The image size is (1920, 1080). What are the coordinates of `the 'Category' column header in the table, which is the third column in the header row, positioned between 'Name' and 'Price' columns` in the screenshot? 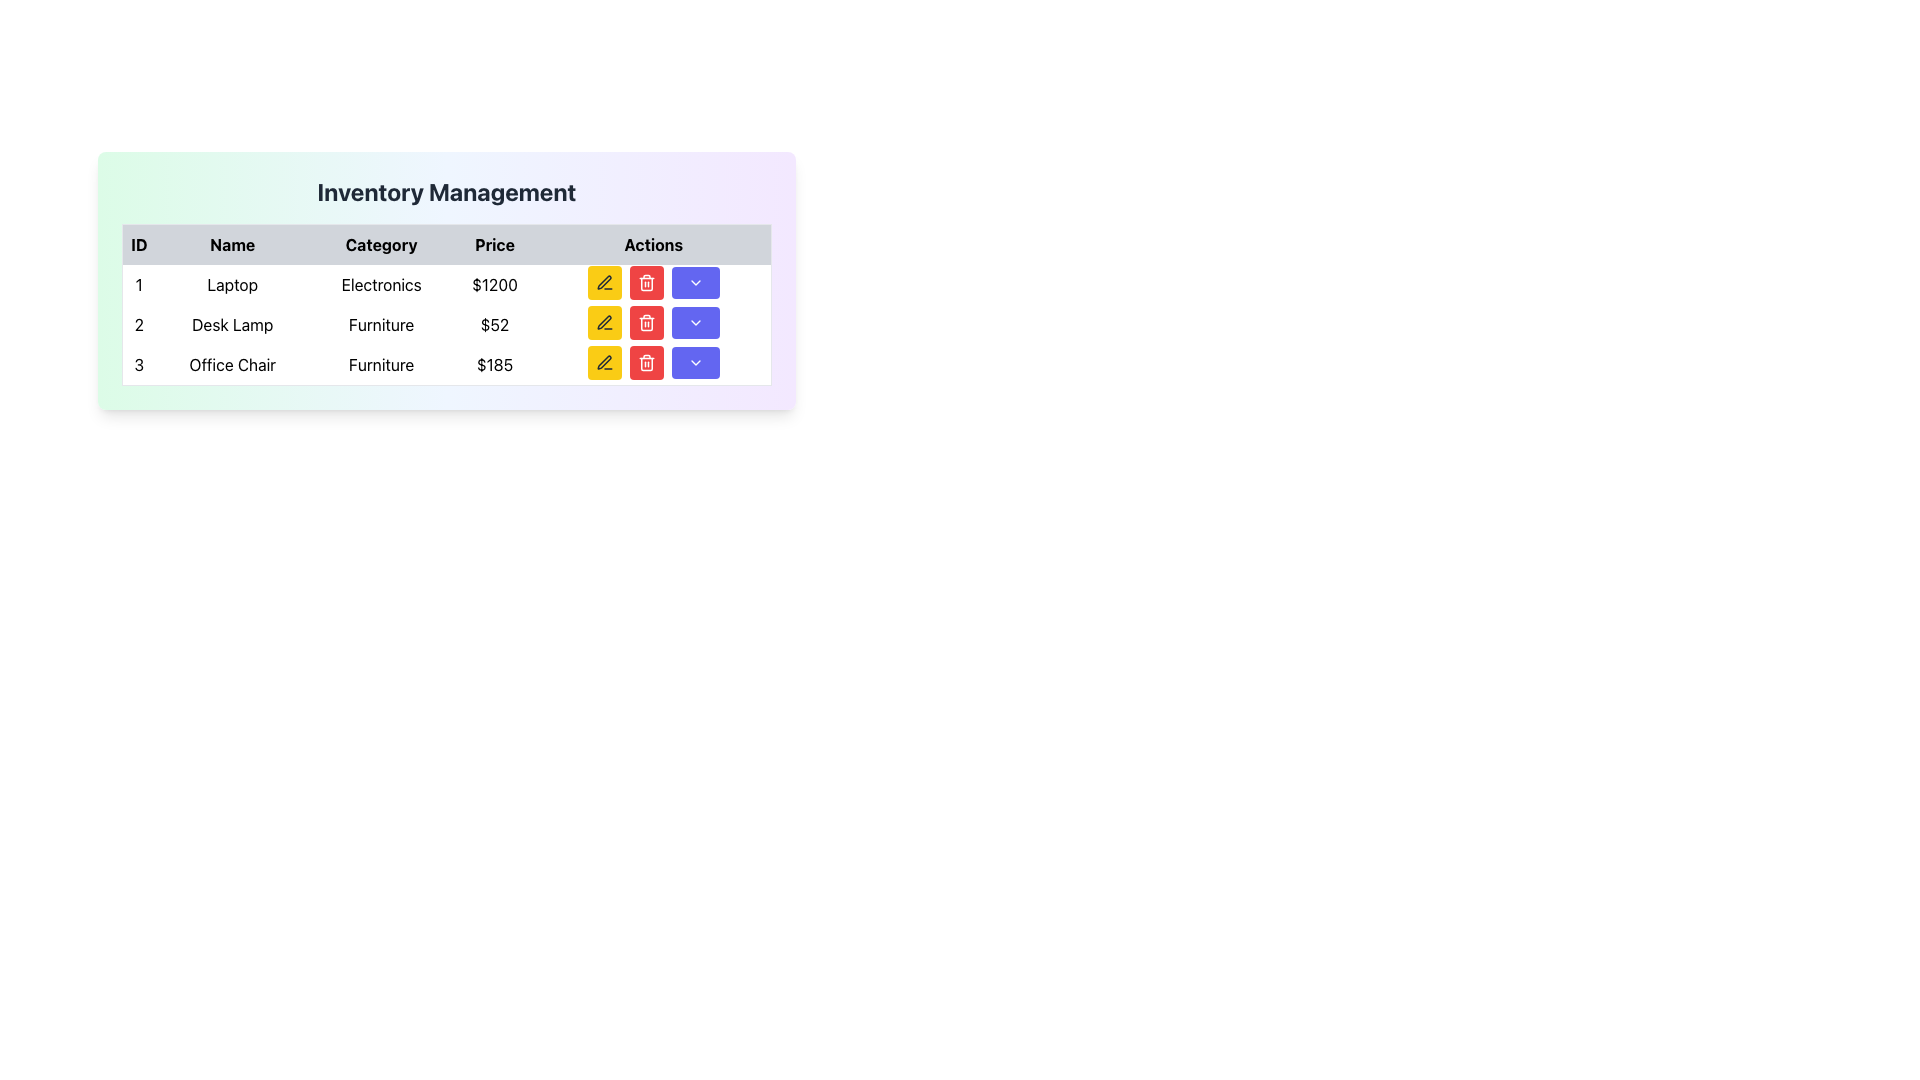 It's located at (381, 243).